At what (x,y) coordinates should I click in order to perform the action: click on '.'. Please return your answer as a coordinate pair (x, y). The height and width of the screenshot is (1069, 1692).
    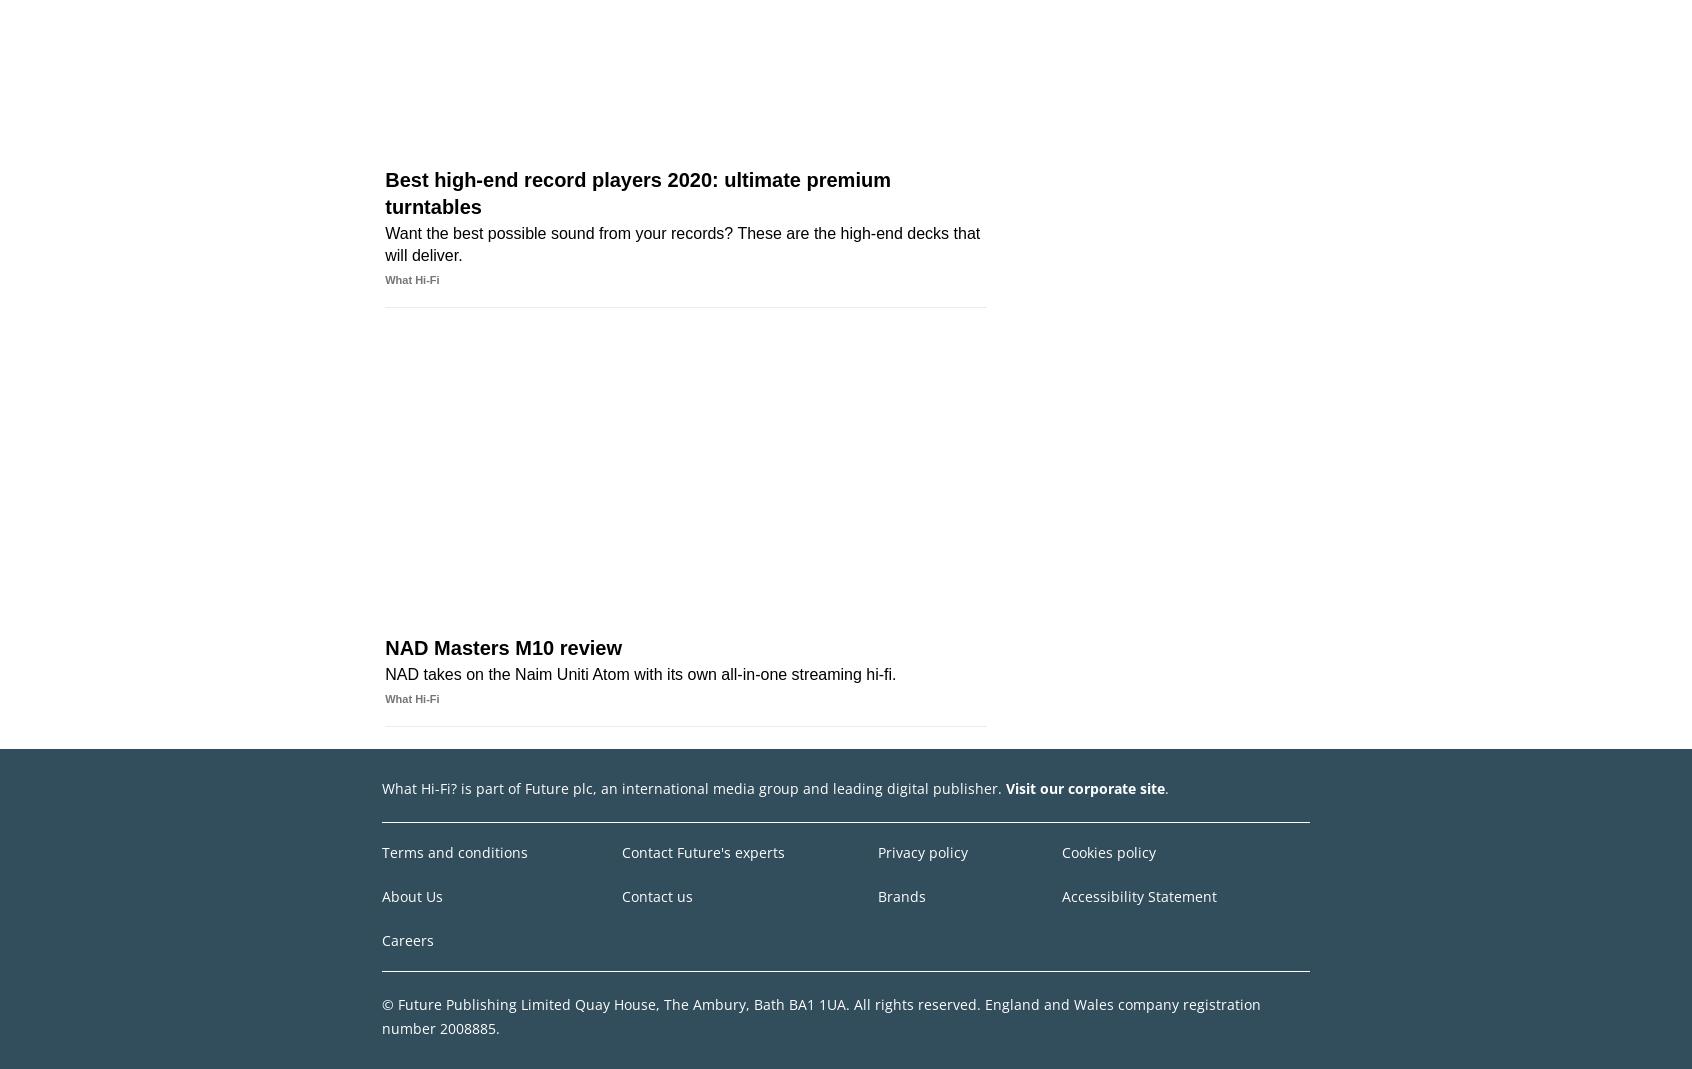
    Looking at the image, I should click on (1165, 787).